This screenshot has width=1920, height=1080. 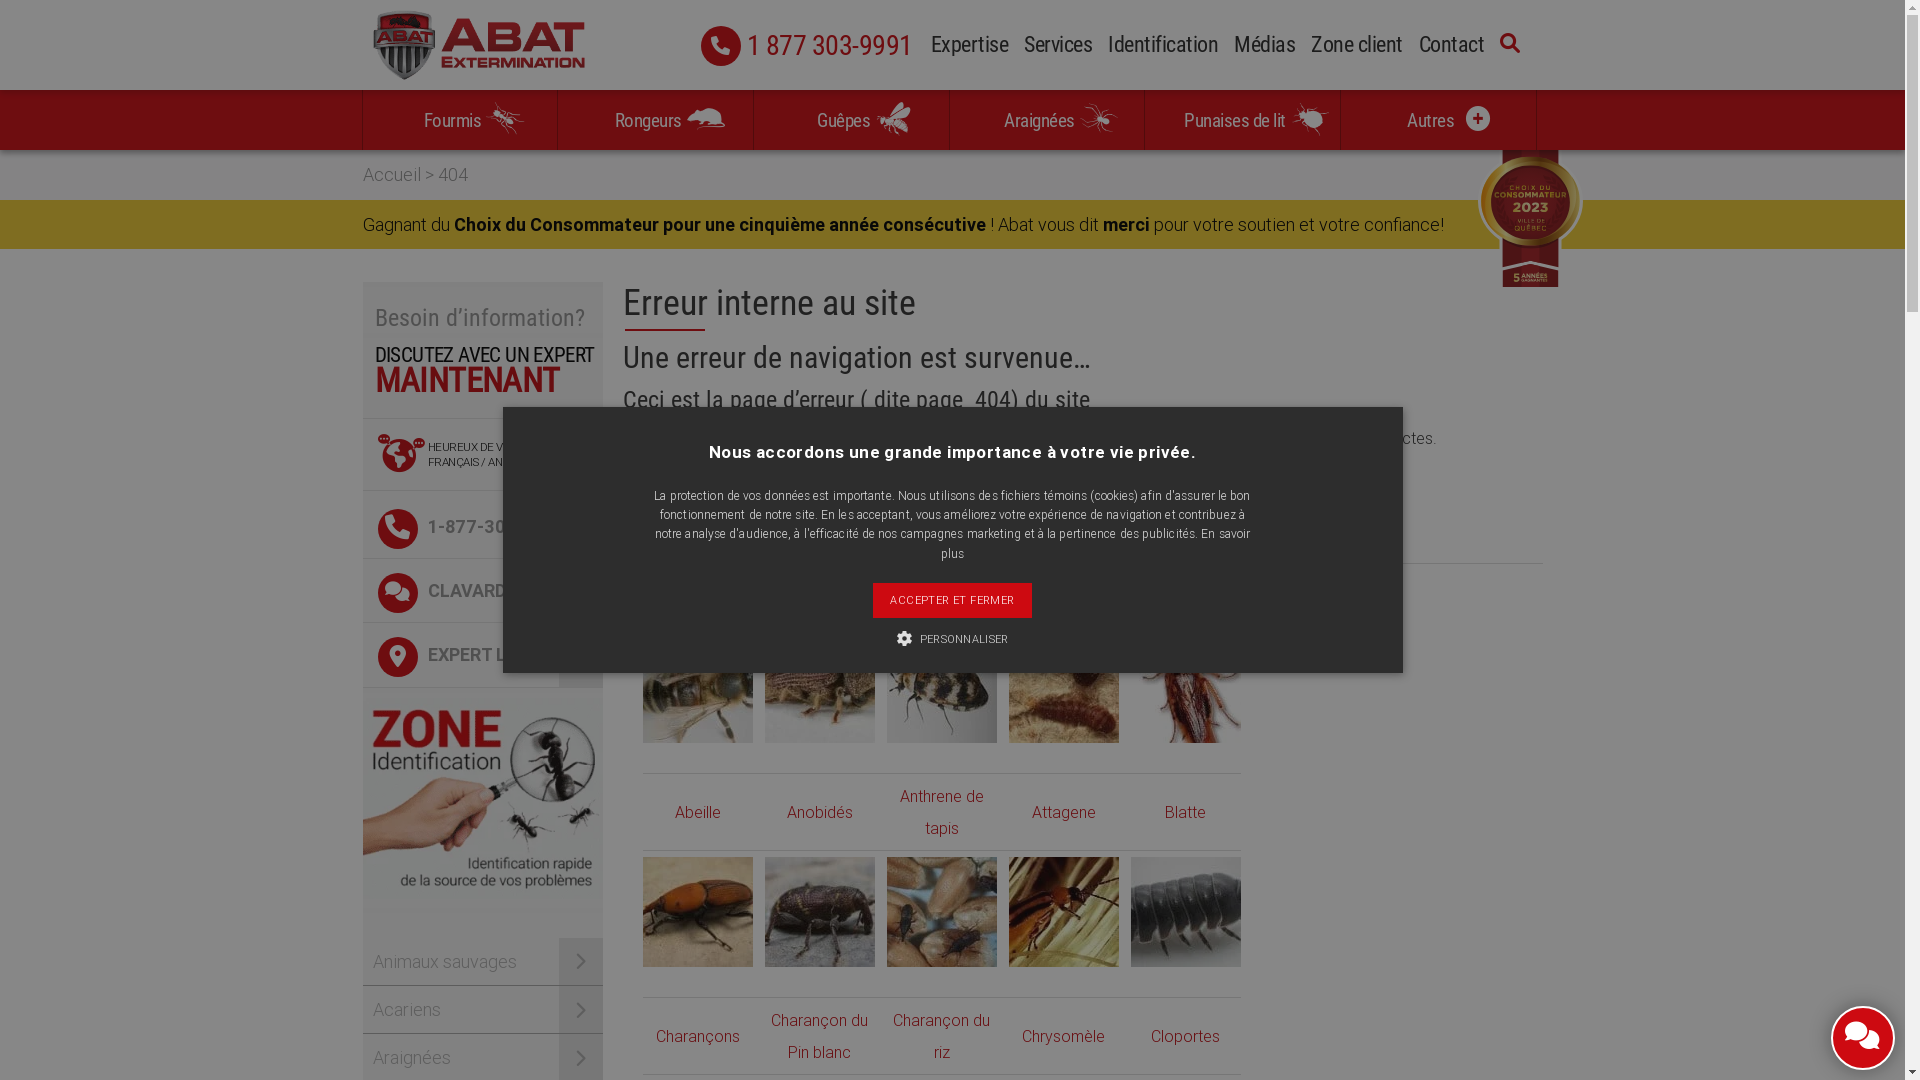 I want to click on 'Contact', so click(x=1450, y=46).